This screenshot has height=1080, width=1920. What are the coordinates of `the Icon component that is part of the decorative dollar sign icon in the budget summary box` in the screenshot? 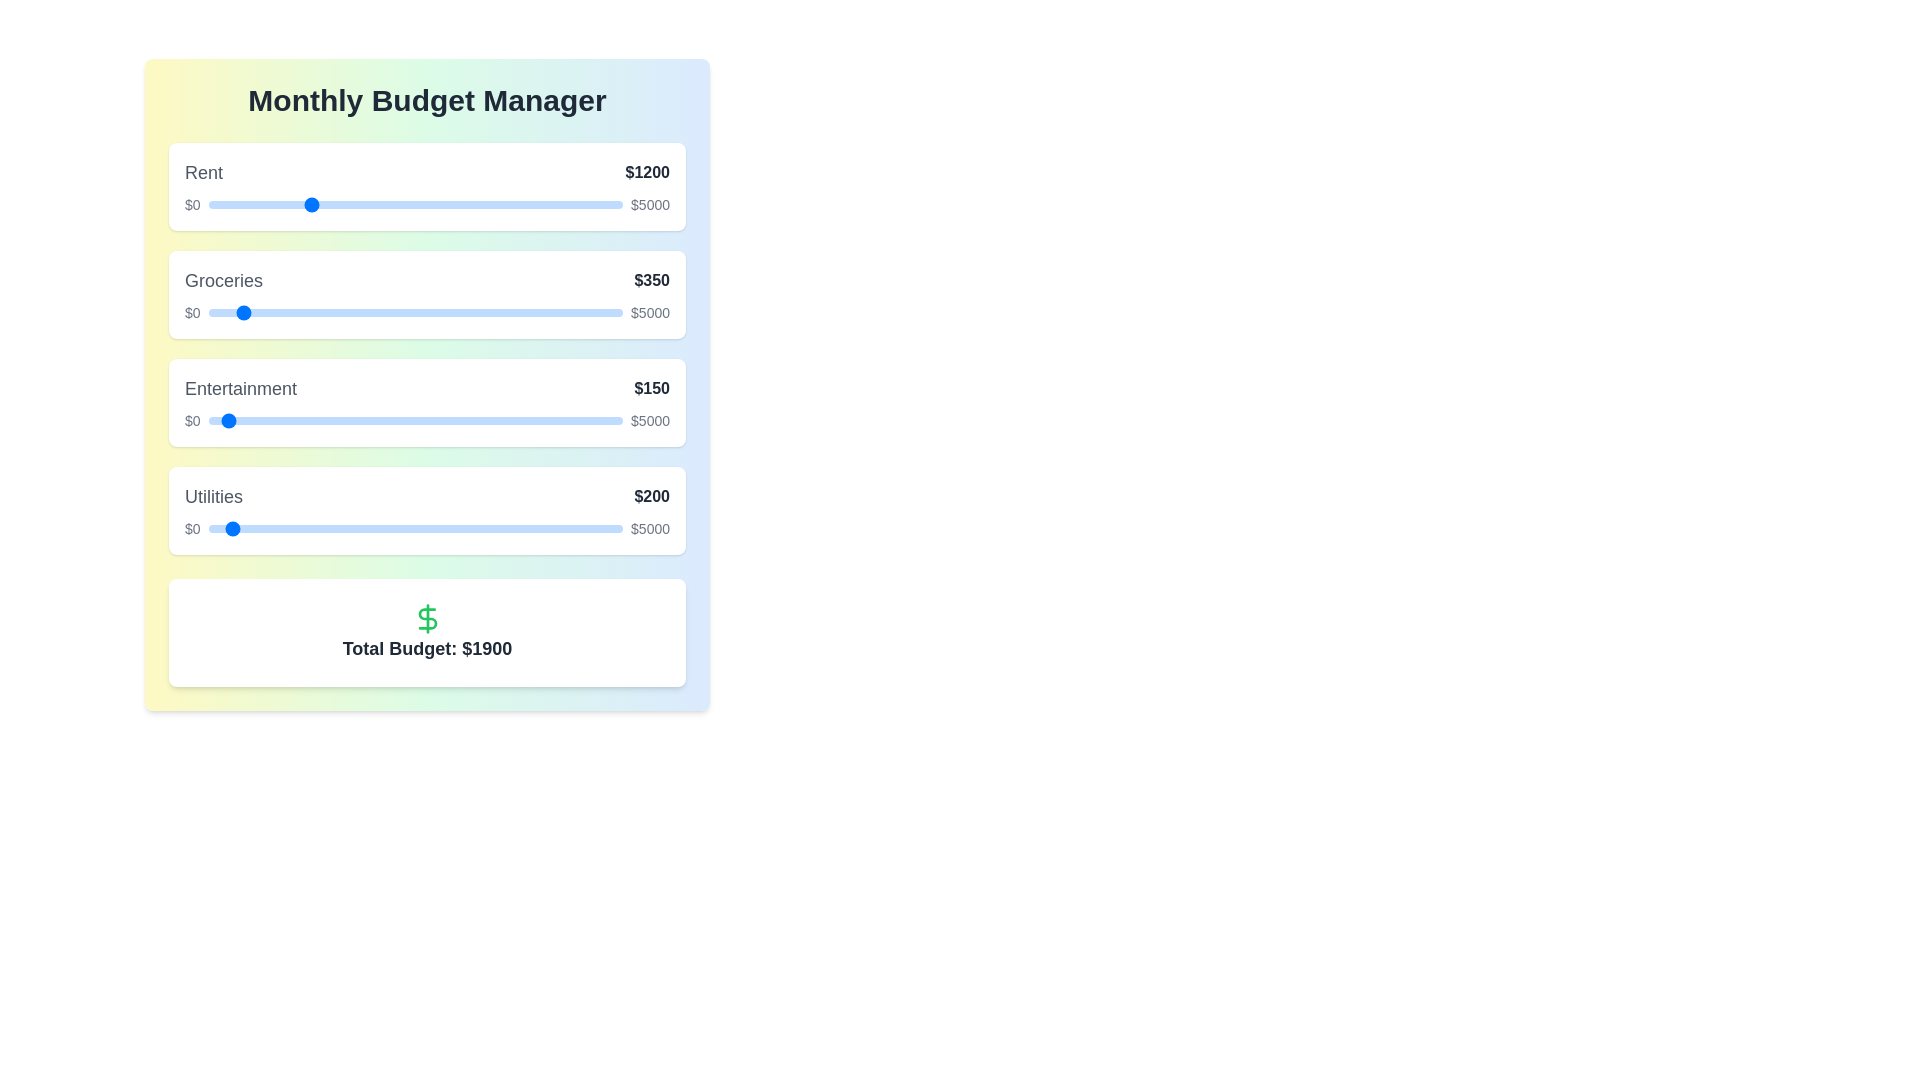 It's located at (426, 617).